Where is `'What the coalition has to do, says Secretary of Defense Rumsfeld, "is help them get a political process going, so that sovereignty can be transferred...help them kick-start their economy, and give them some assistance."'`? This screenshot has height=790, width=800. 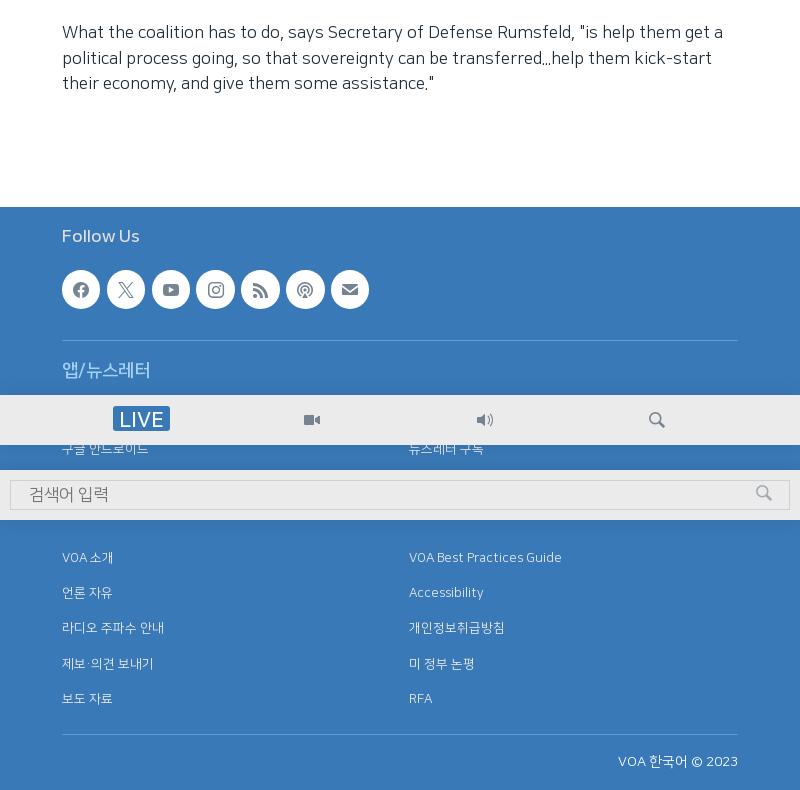
'What the coalition has to do, says Secretary of Defense Rumsfeld, "is help them get a political process going, so that sovereignty can be transferred...help them kick-start their economy, and give them some assistance."' is located at coordinates (391, 57).